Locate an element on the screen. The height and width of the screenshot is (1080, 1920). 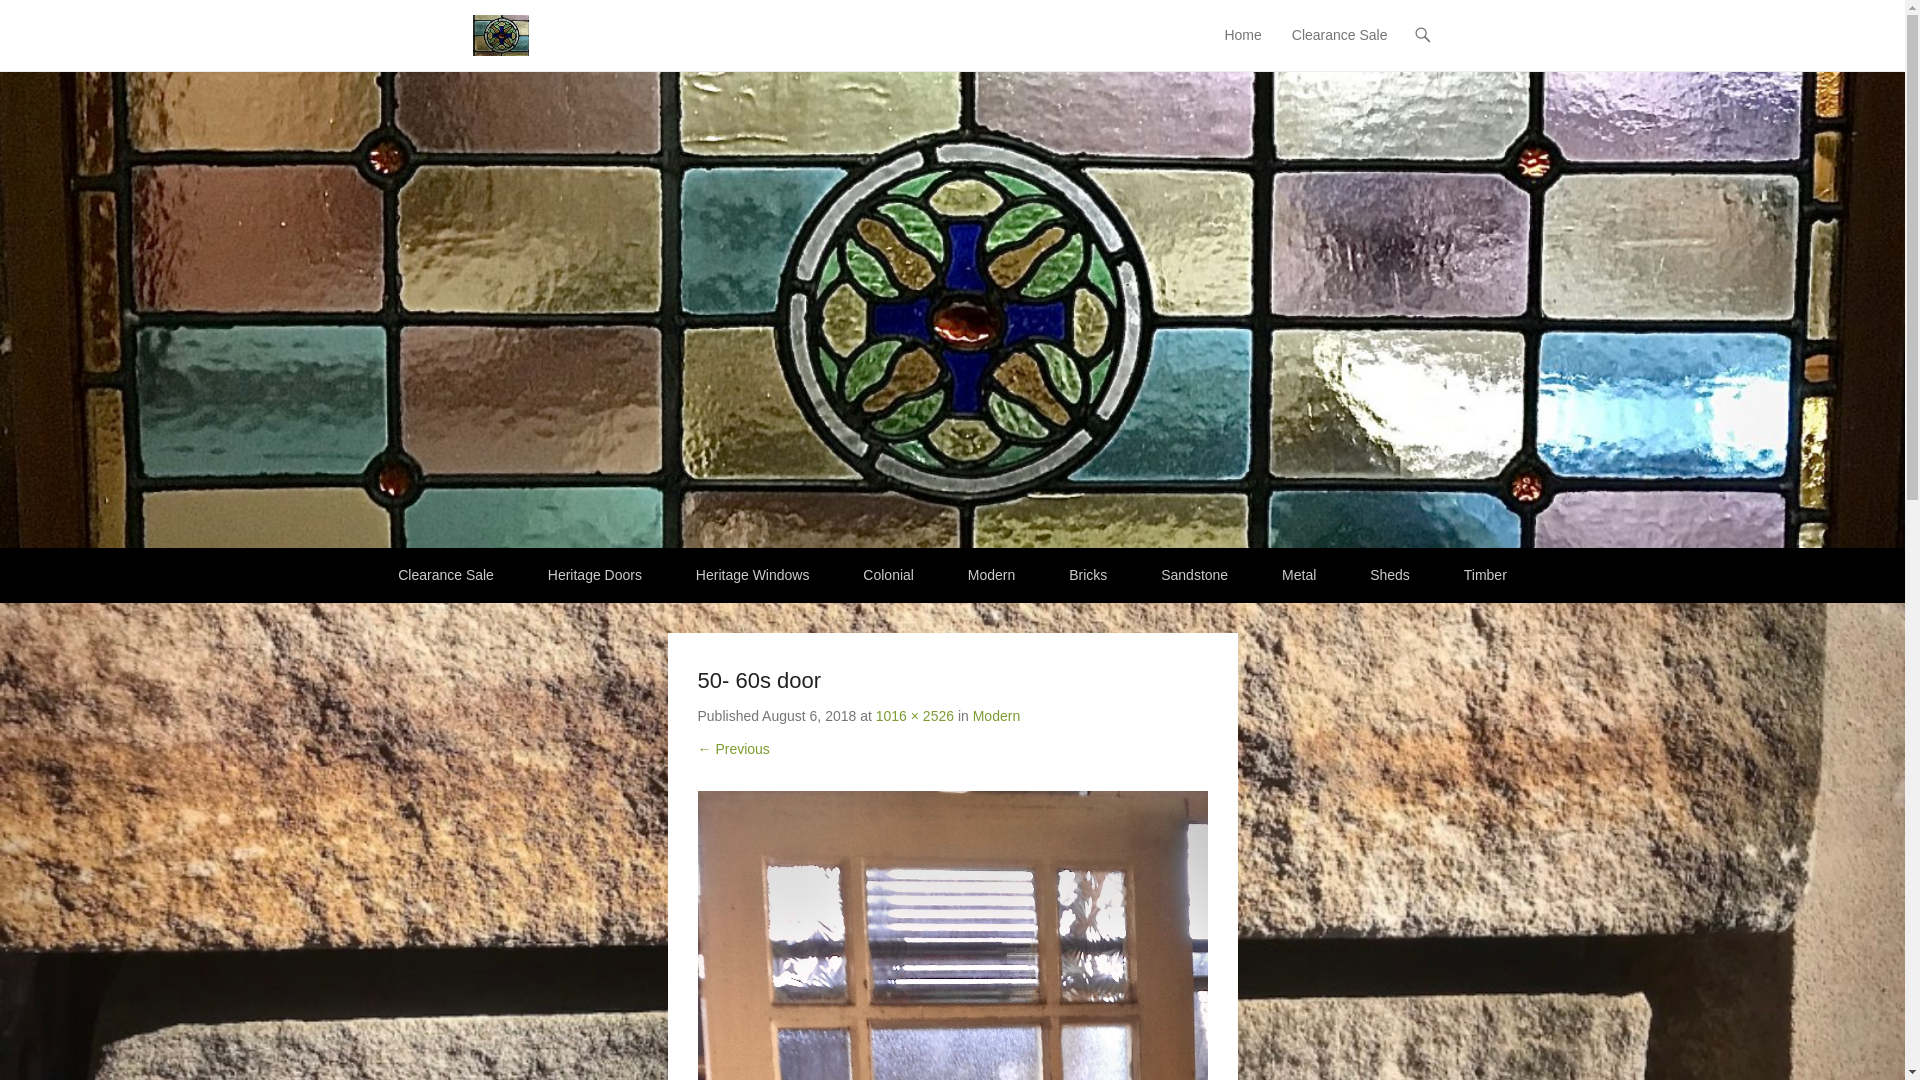
'Heritage Windows' is located at coordinates (671, 575).